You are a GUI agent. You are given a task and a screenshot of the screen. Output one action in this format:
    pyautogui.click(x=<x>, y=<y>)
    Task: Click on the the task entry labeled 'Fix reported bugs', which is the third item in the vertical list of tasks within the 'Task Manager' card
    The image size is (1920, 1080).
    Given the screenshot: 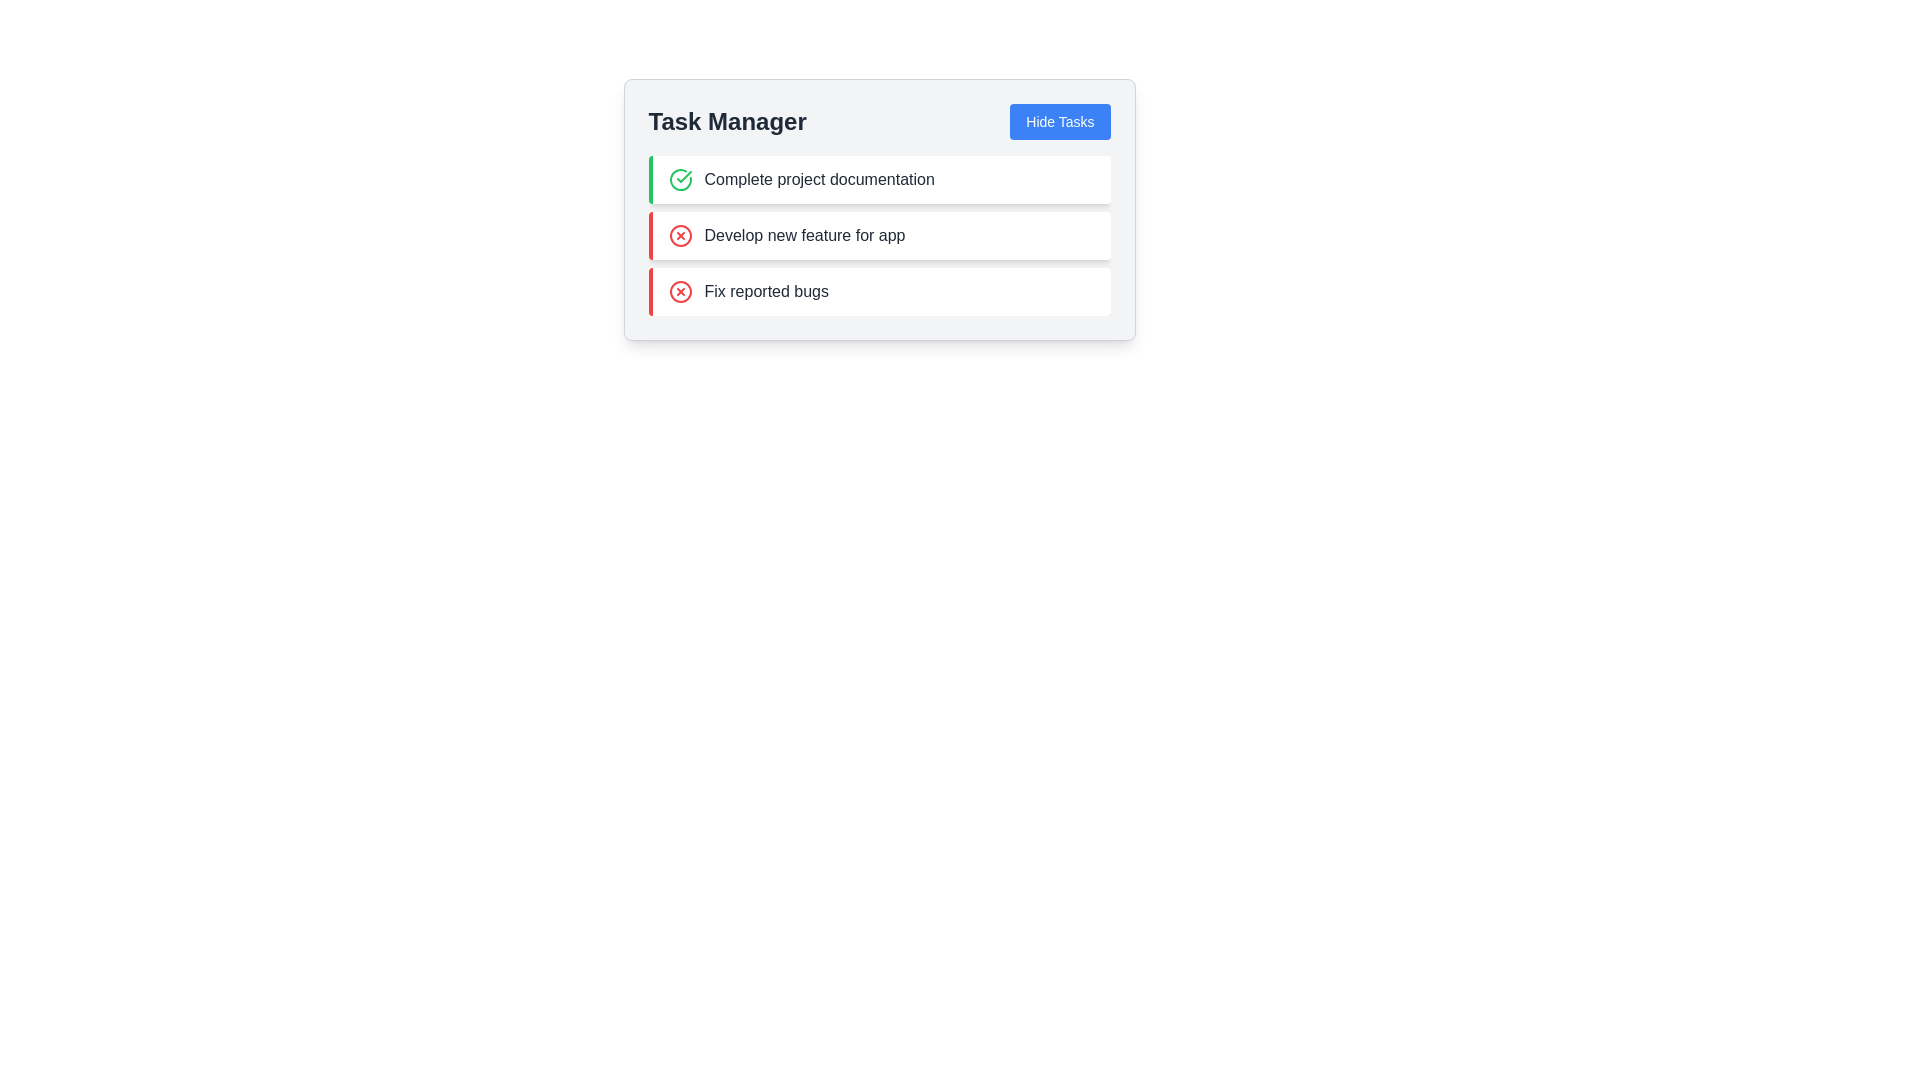 What is the action you would take?
    pyautogui.click(x=879, y=292)
    